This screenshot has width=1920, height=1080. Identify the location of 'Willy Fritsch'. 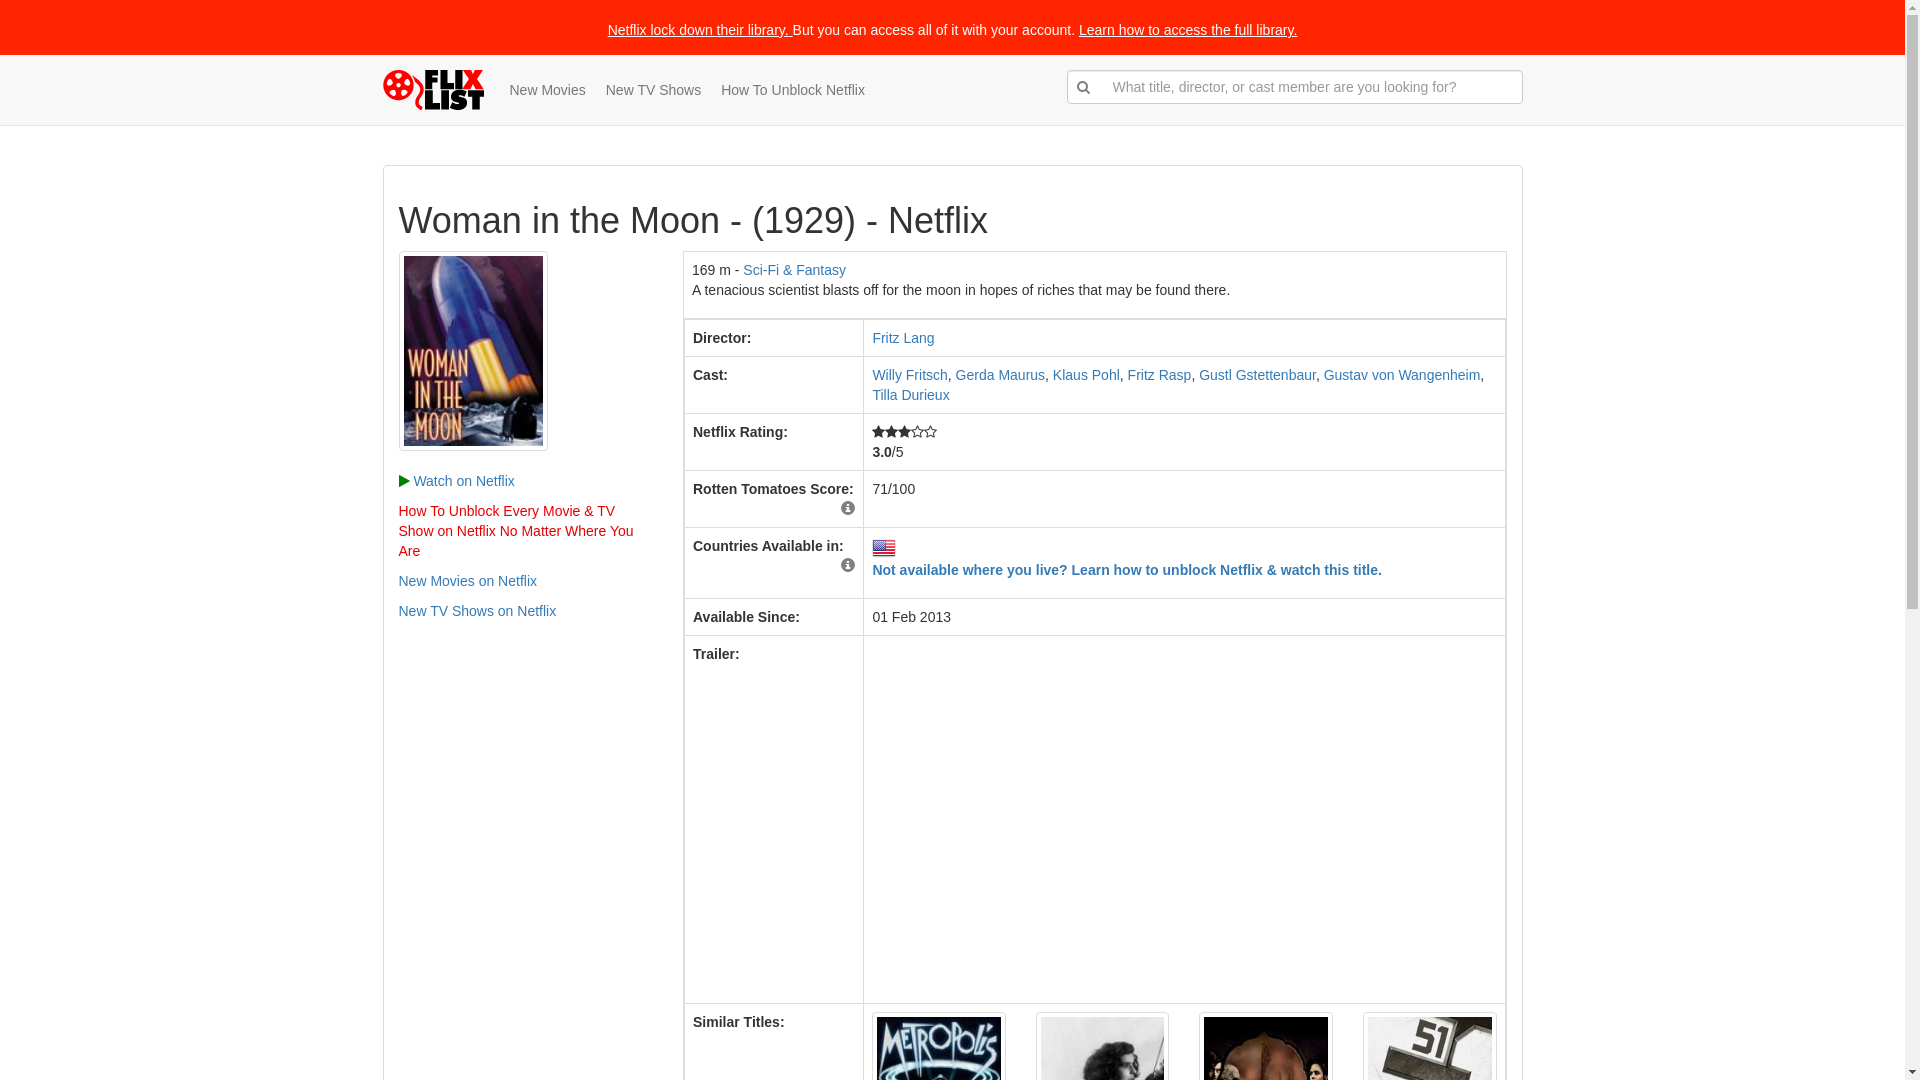
(908, 374).